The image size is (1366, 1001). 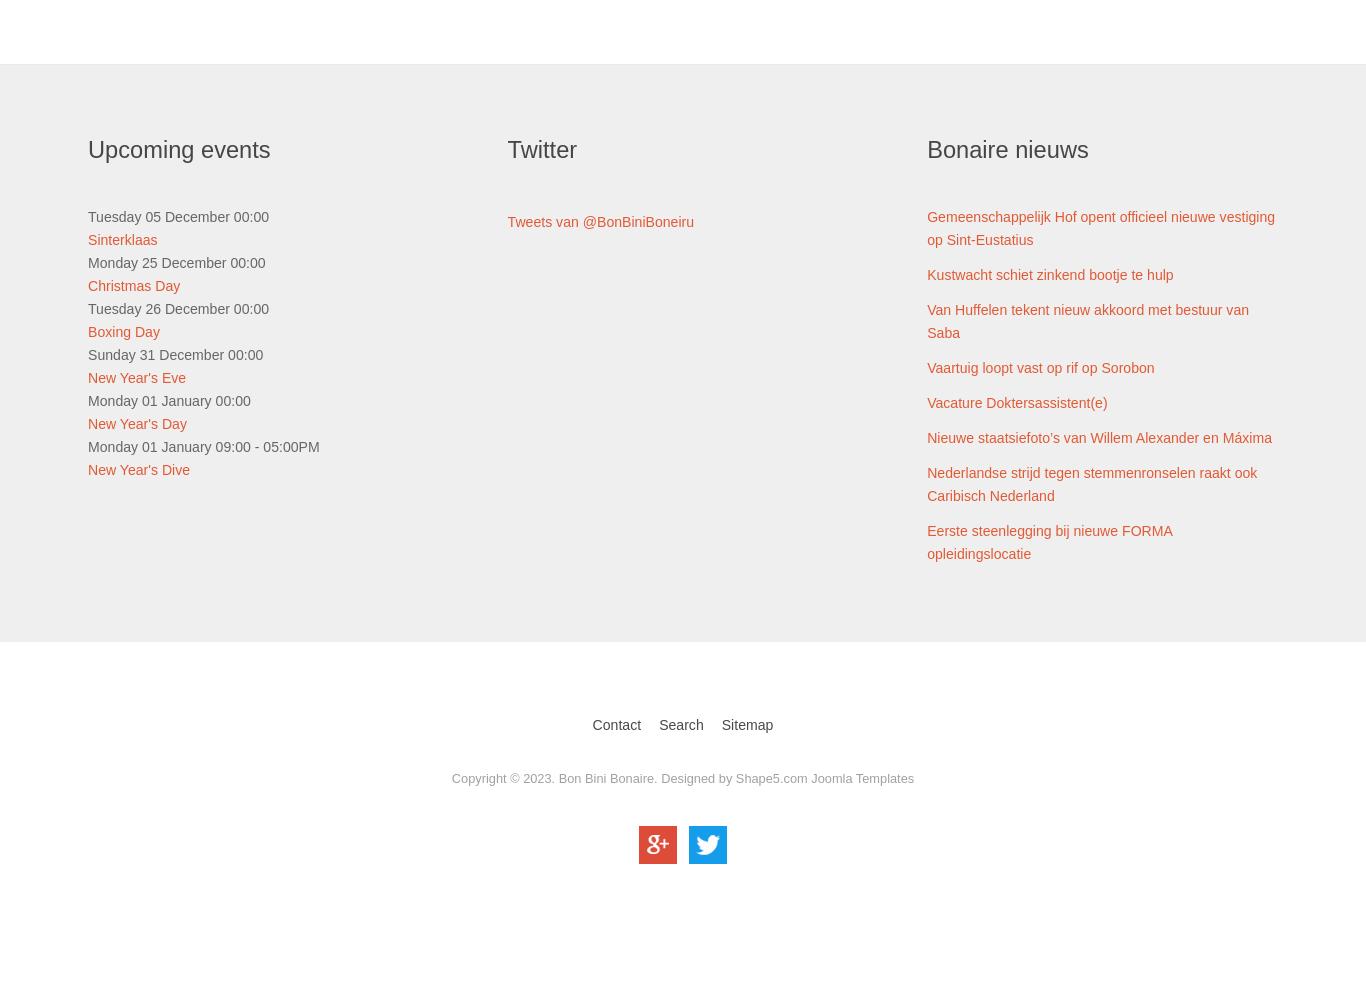 What do you see at coordinates (177, 308) in the screenshot?
I see `'Tuesday 26 December 00:00'` at bounding box center [177, 308].